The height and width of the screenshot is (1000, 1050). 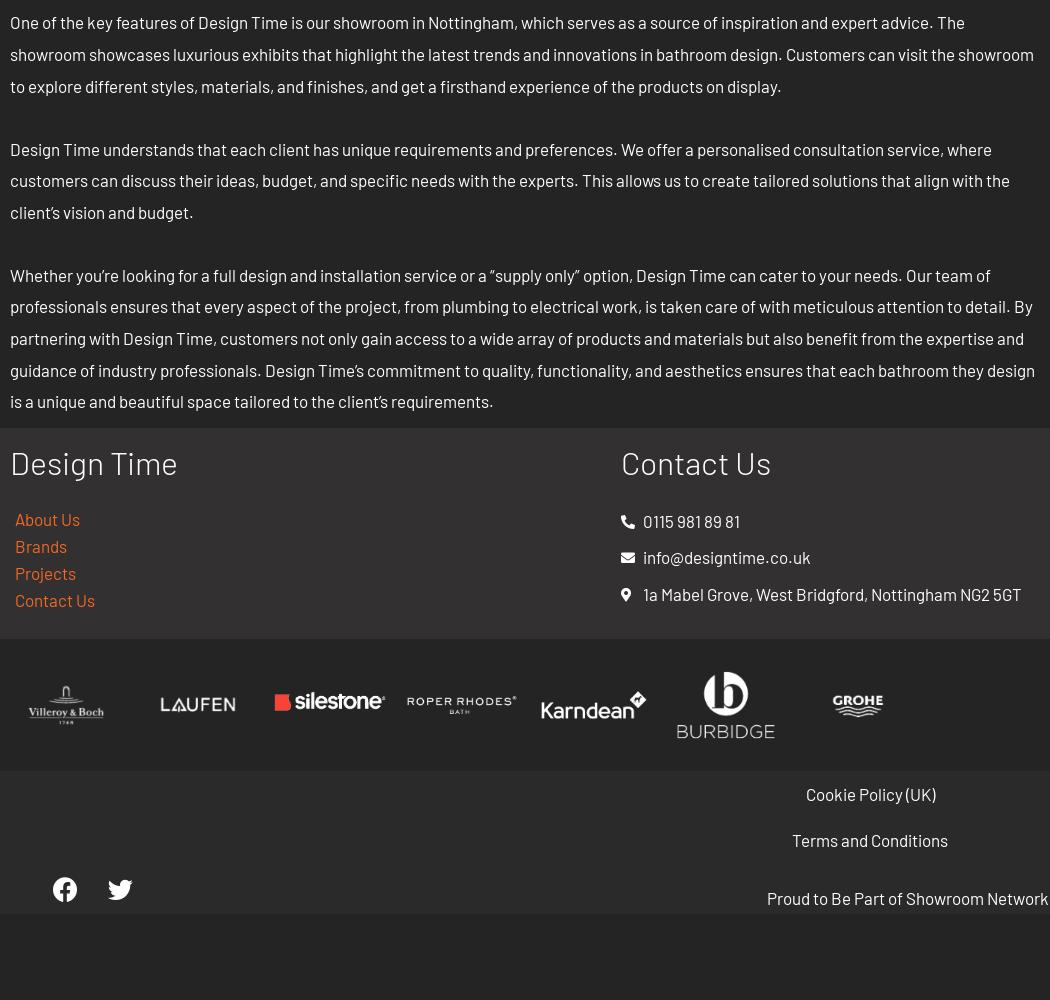 I want to click on 'Cookie Policy (UK)', so click(x=868, y=793).